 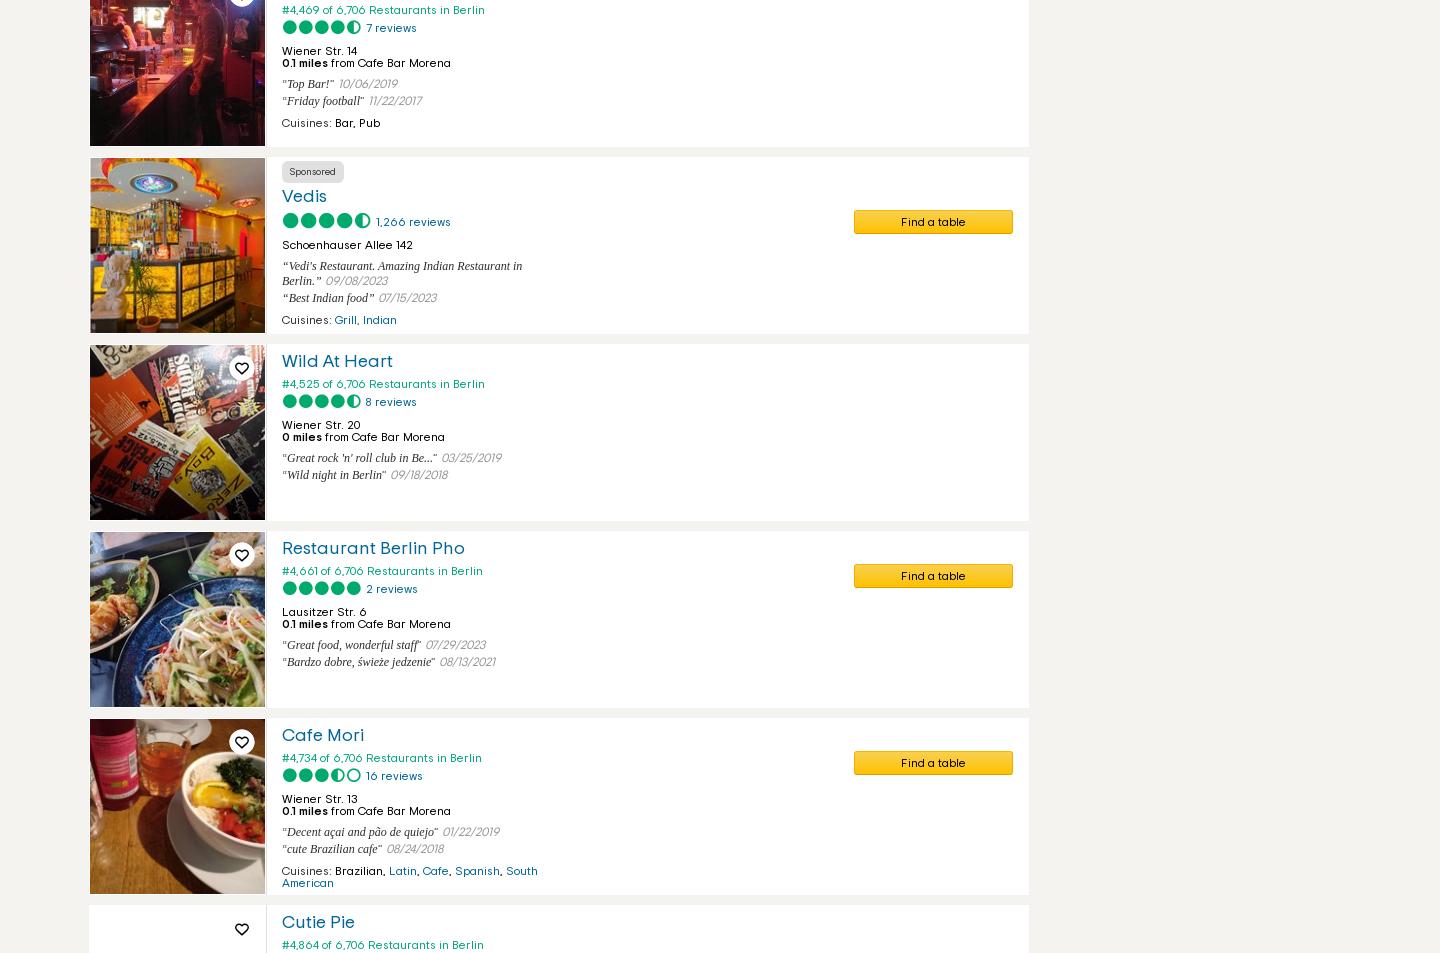 I want to click on '03/25/2019', so click(x=471, y=457).